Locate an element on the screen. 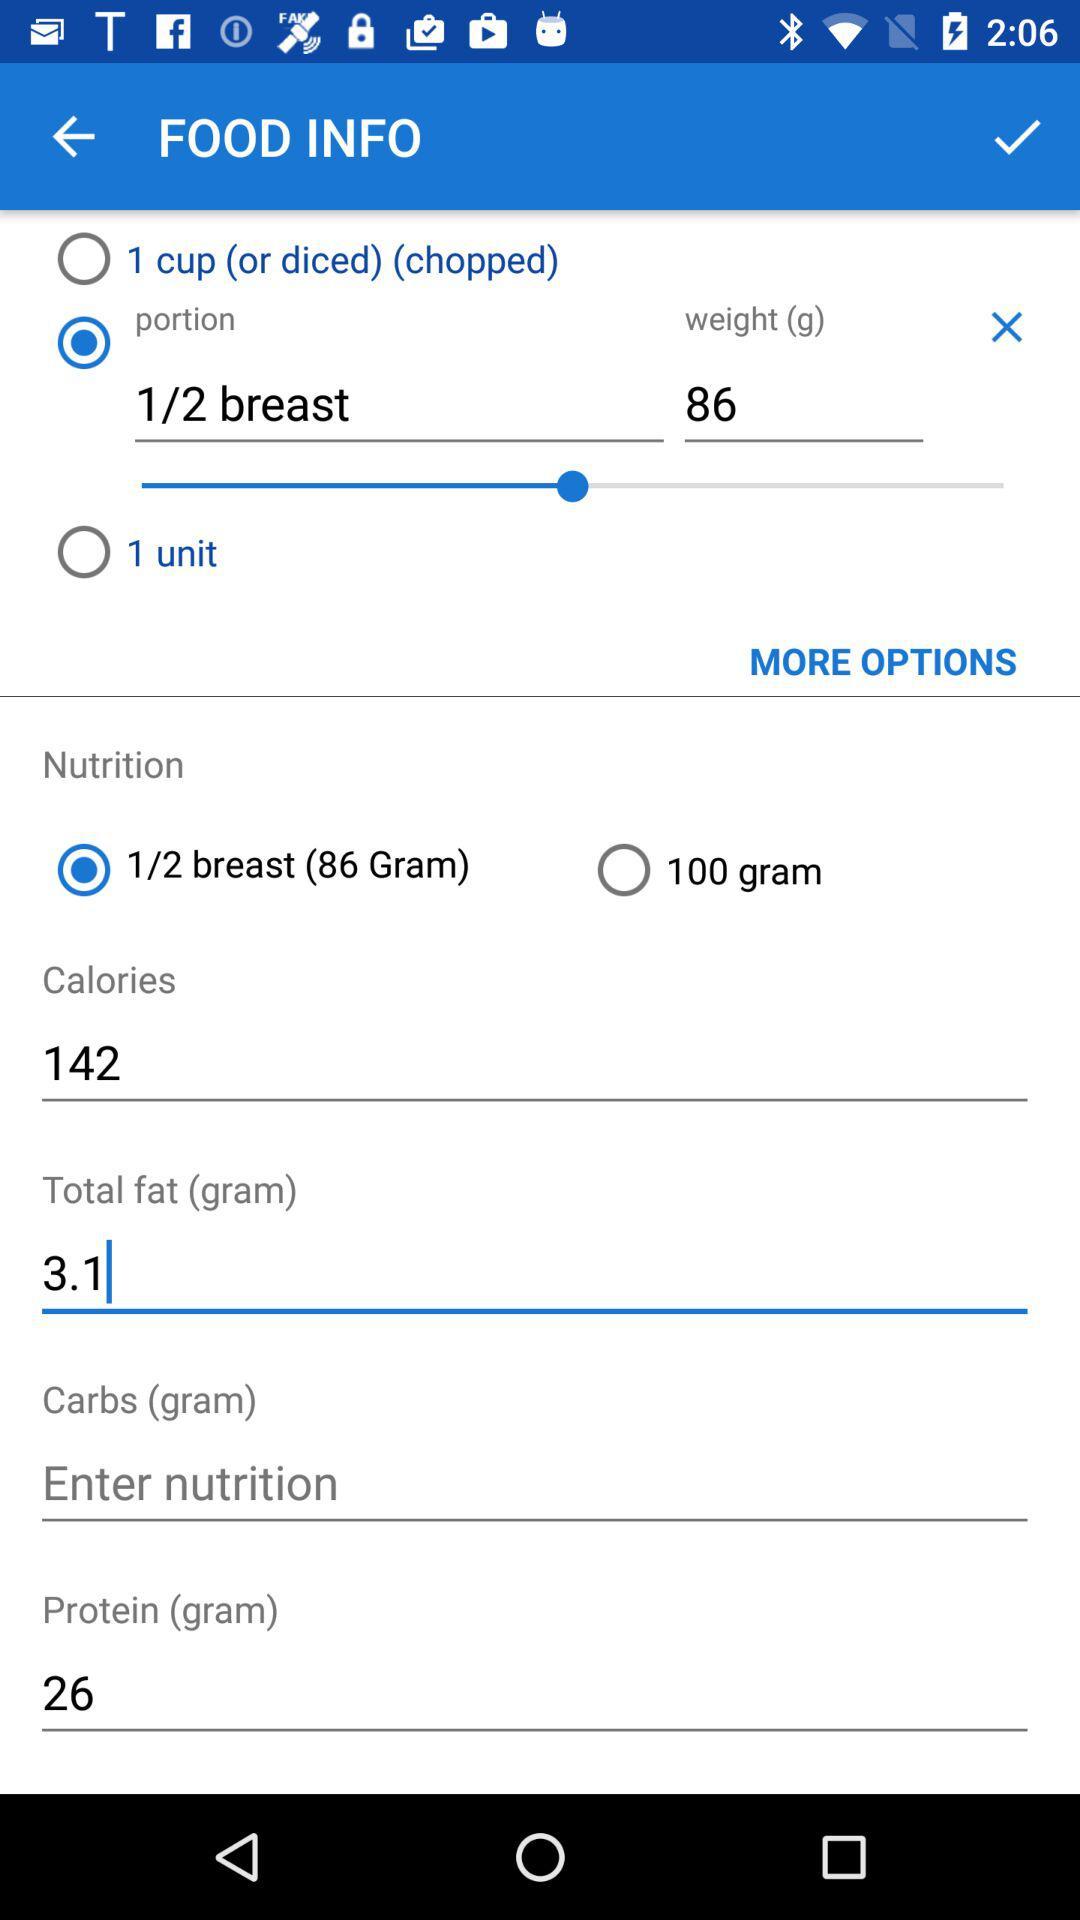 The width and height of the screenshot is (1080, 1920). icon next to 1 2 breast is located at coordinates (830, 869).